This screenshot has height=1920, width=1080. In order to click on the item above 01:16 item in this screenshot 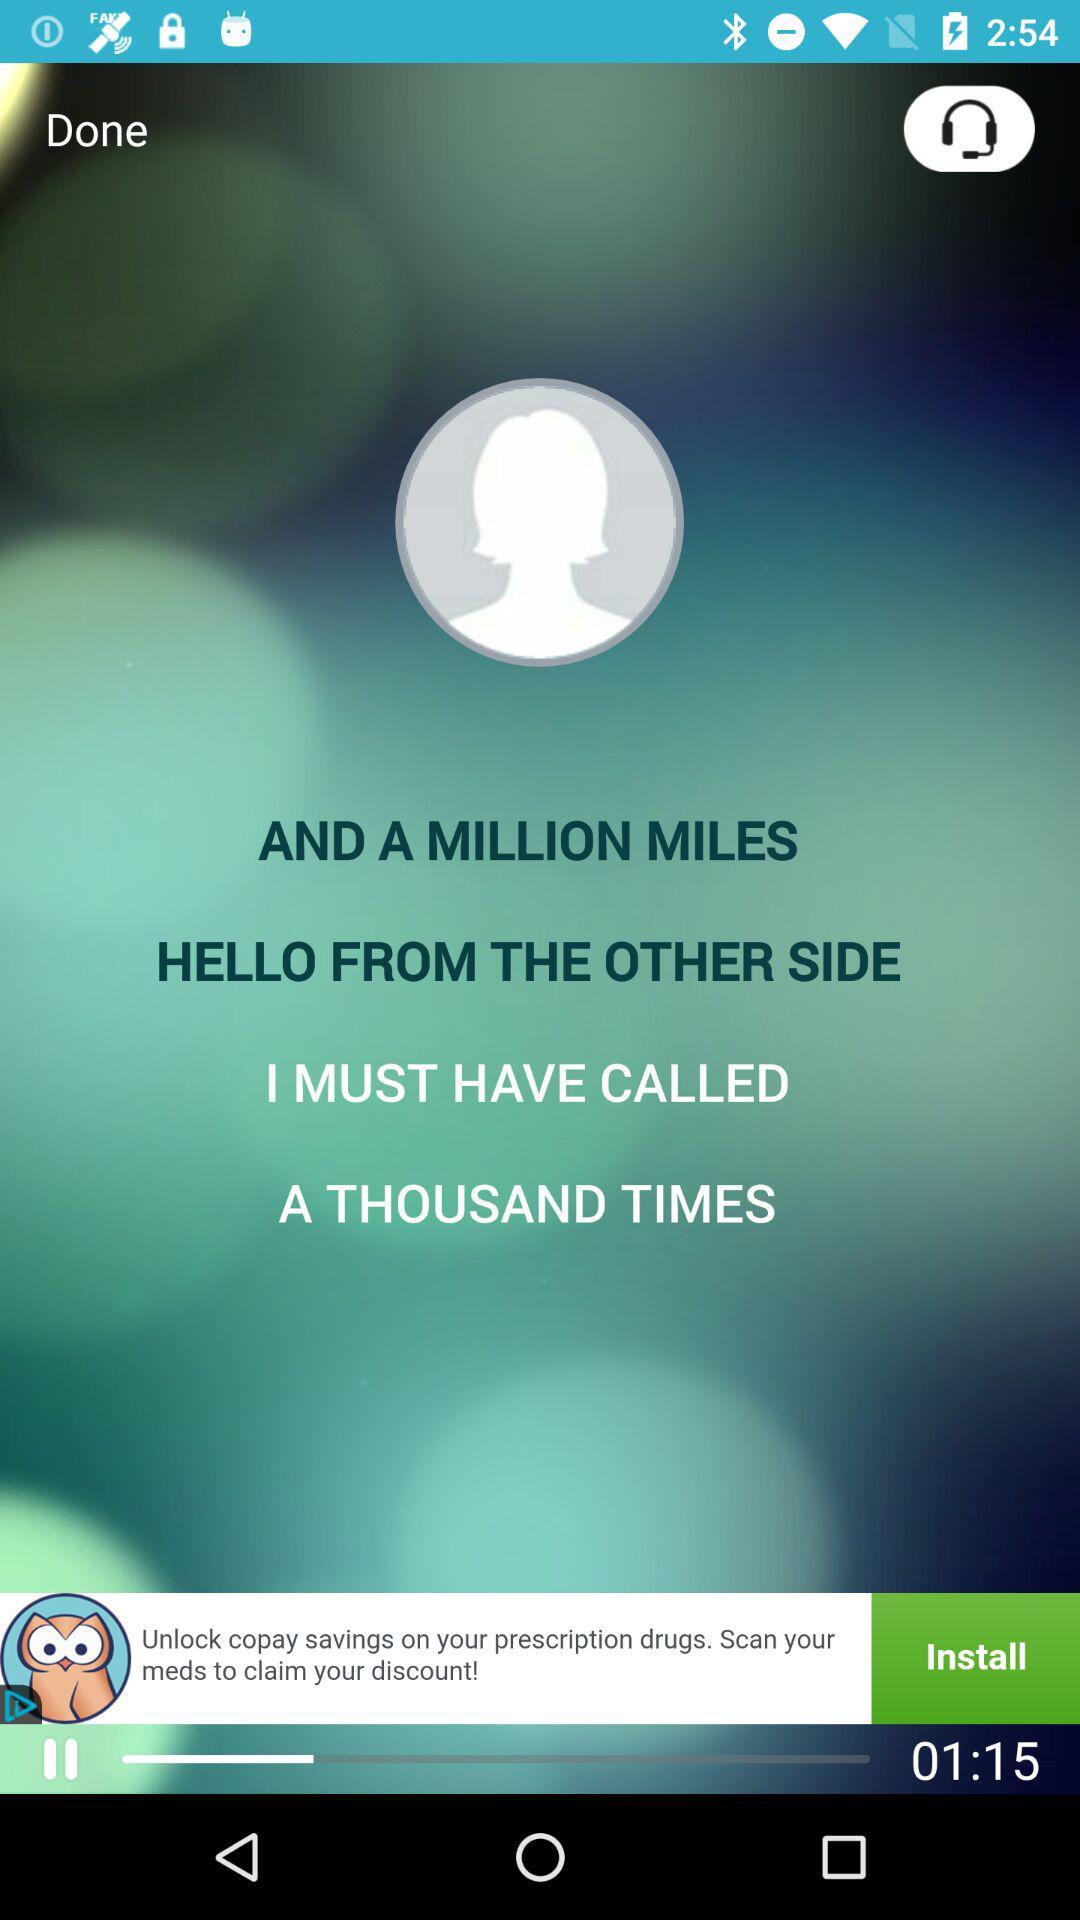, I will do `click(540, 1658)`.